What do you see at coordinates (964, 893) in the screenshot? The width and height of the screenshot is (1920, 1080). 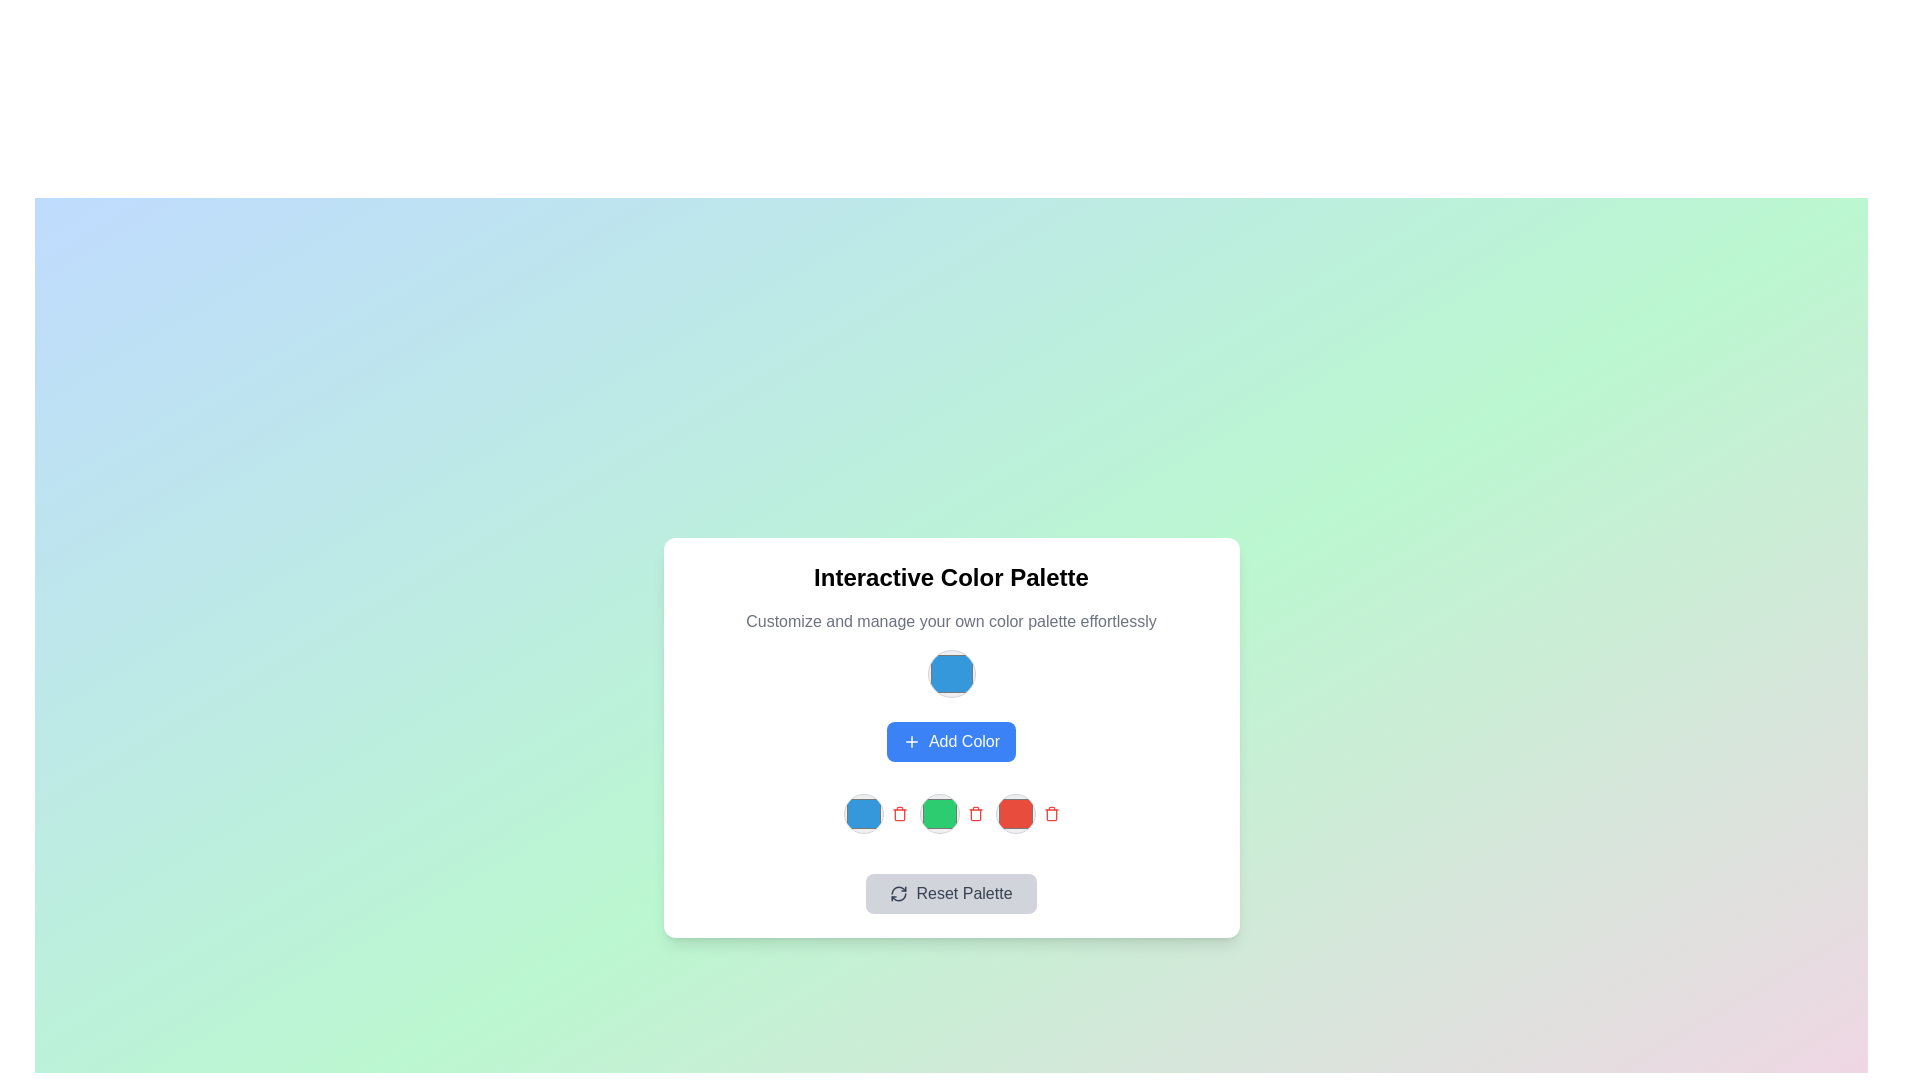 I see `the 'Reset Palette' text label, which is styled with a dark gray font on a light gray background and is part of a button with rounded corners, positioned at the bottom center of the window next to a circular refresh icon` at bounding box center [964, 893].